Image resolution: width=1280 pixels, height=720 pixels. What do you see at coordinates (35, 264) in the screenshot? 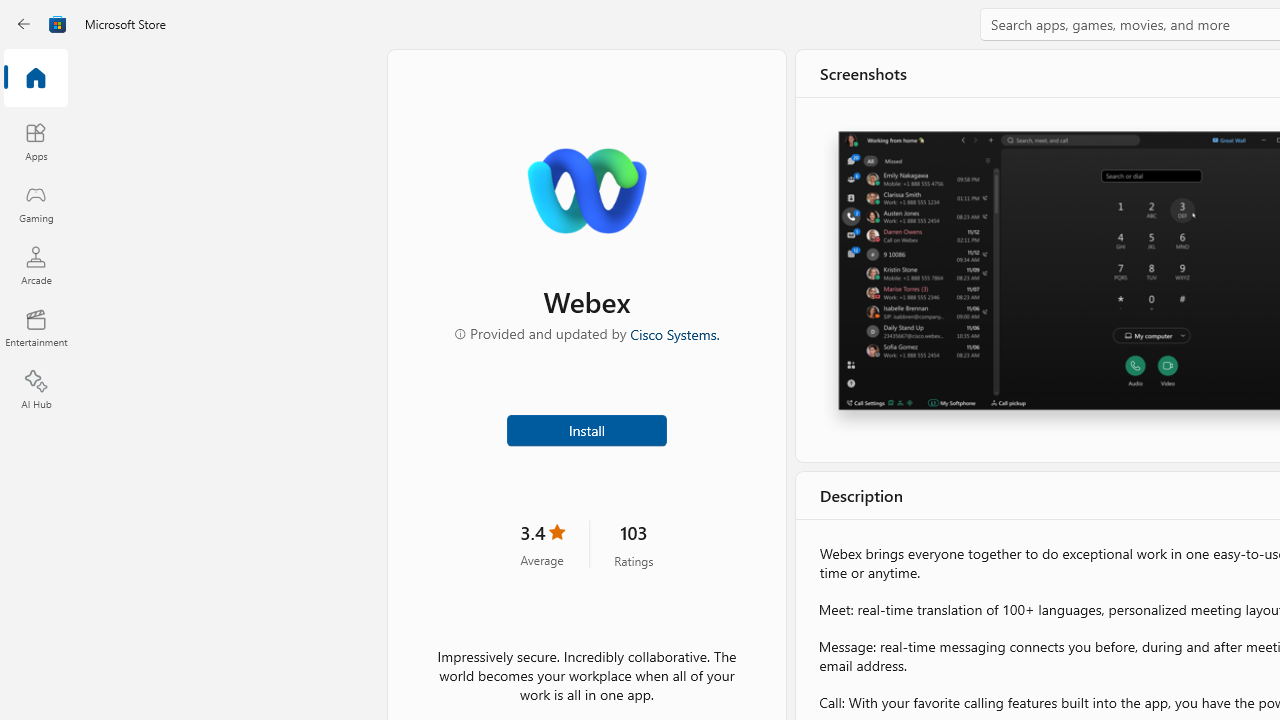
I see `'Arcade'` at bounding box center [35, 264].